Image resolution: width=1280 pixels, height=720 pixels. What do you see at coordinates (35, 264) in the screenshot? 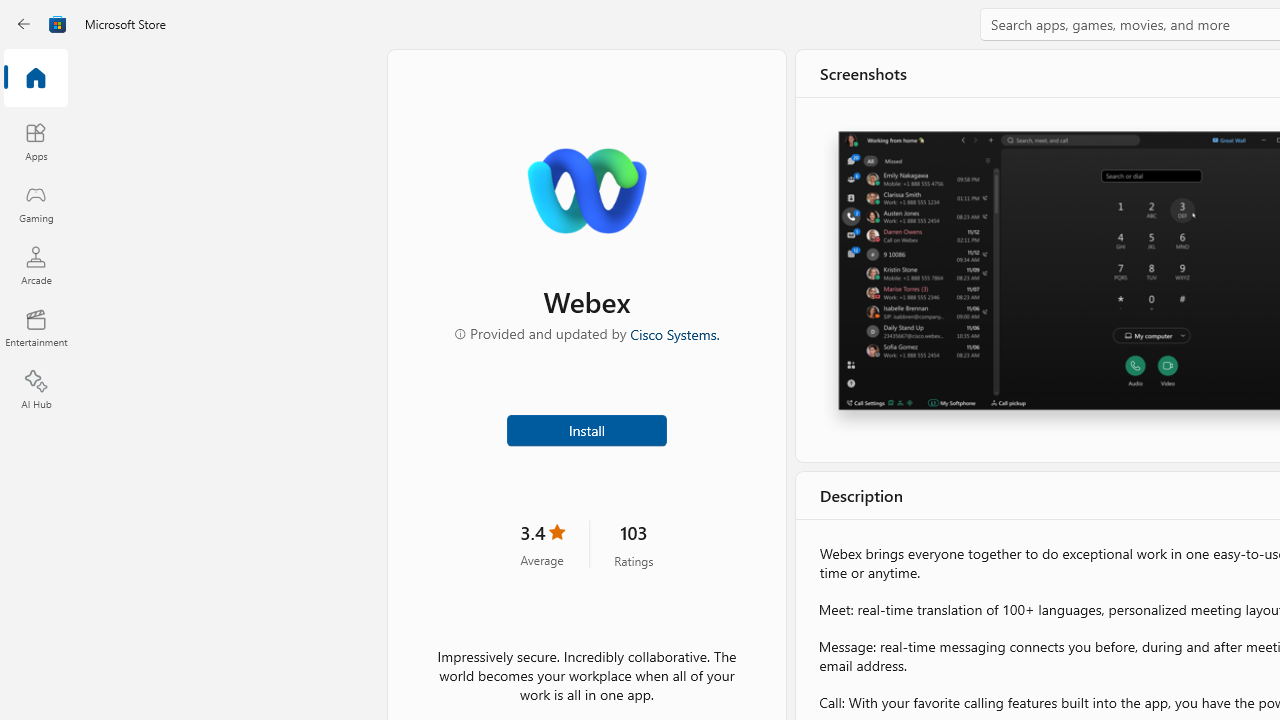
I see `'Arcade'` at bounding box center [35, 264].